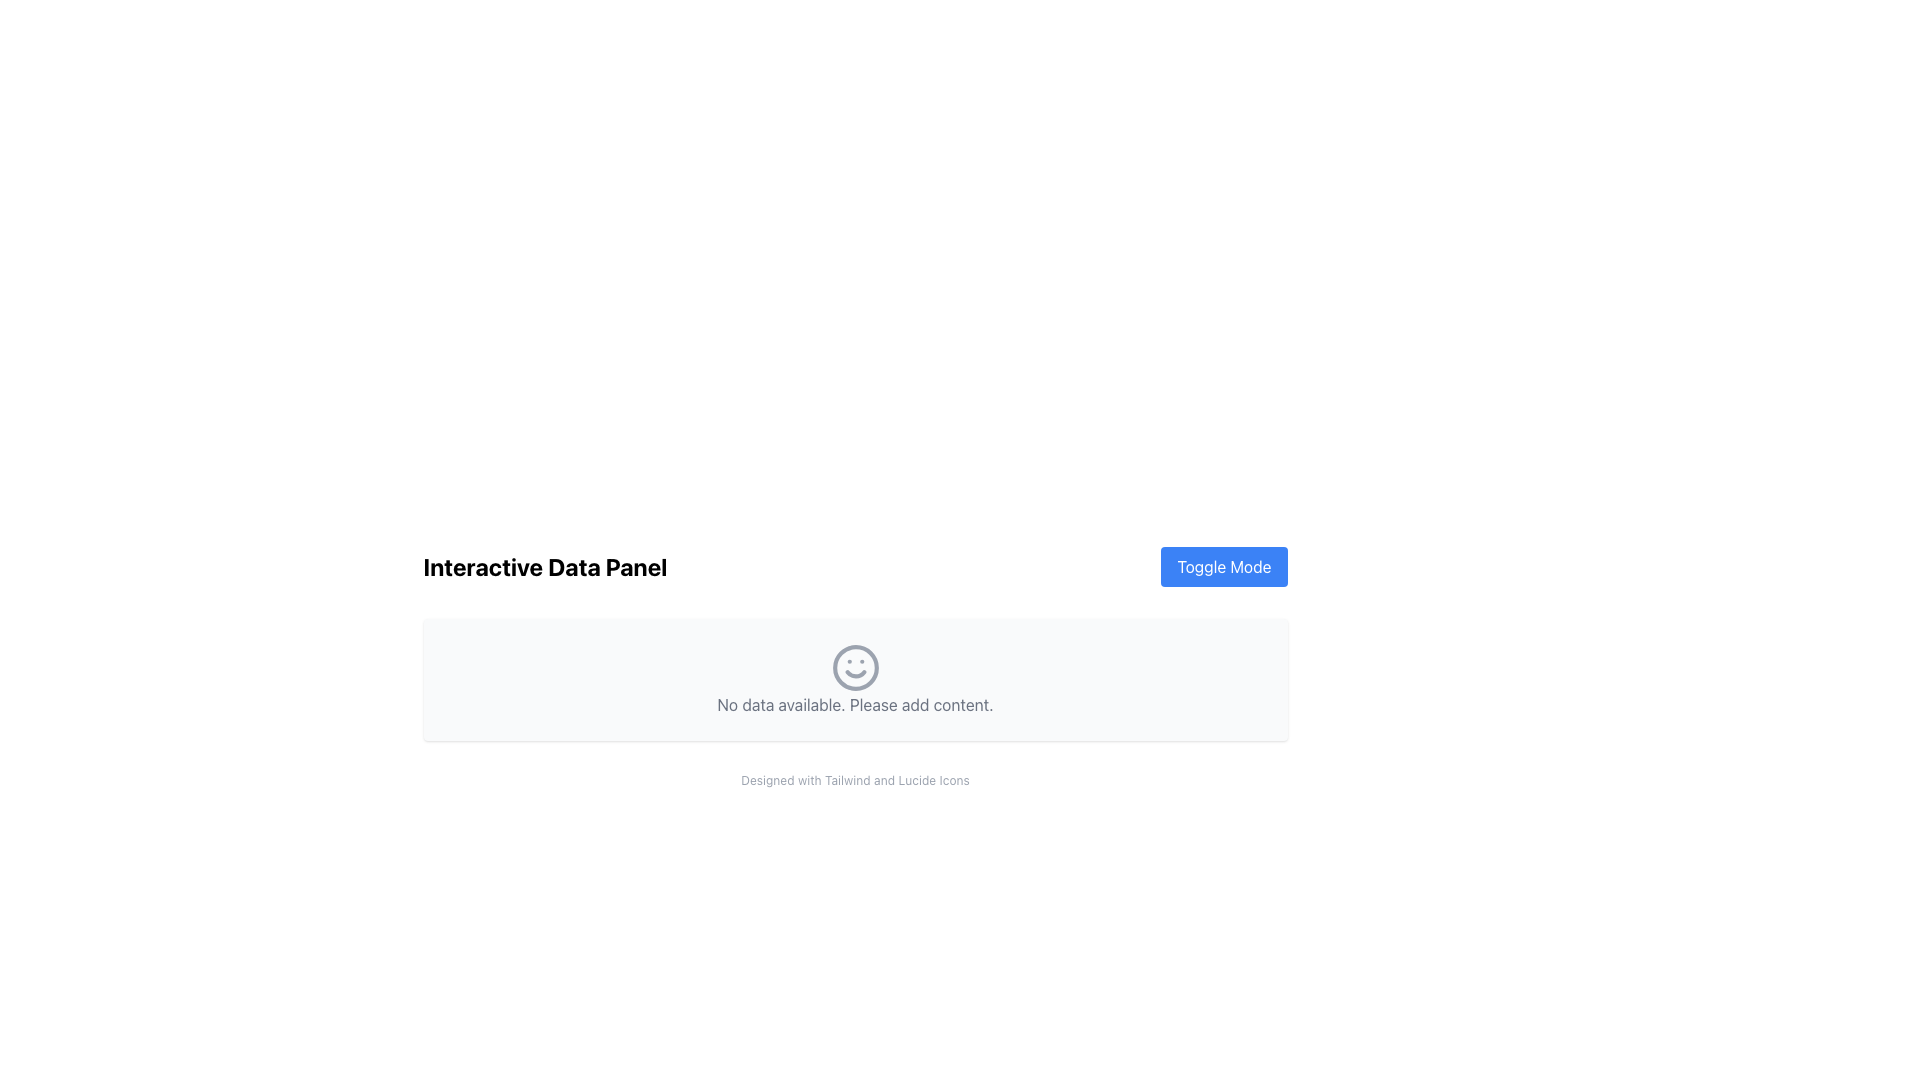 This screenshot has width=1920, height=1080. Describe the element at coordinates (855, 667) in the screenshot. I see `the circular SVG graphic that contains a smiley face, which is outlined in gray and located at the center of the lower portion of the interactive data panel` at that location.